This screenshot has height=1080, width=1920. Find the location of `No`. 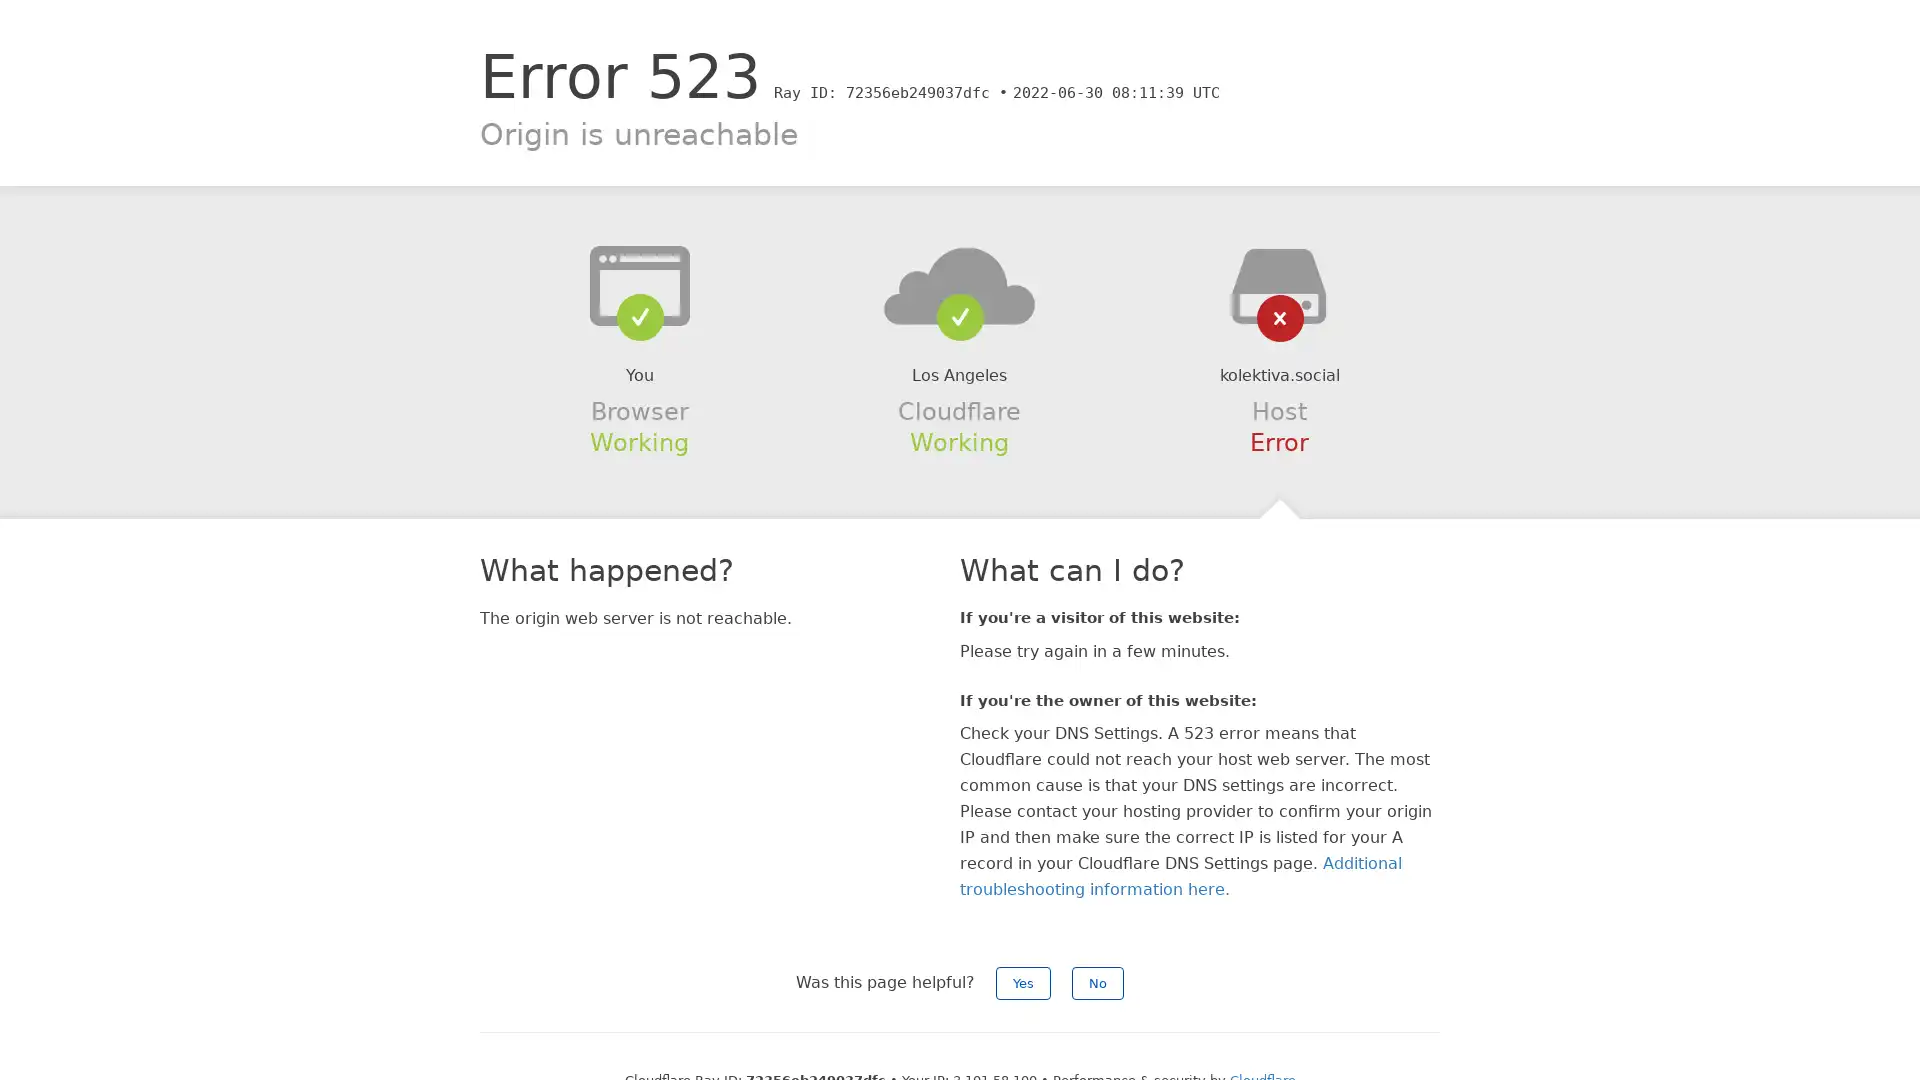

No is located at coordinates (1097, 982).